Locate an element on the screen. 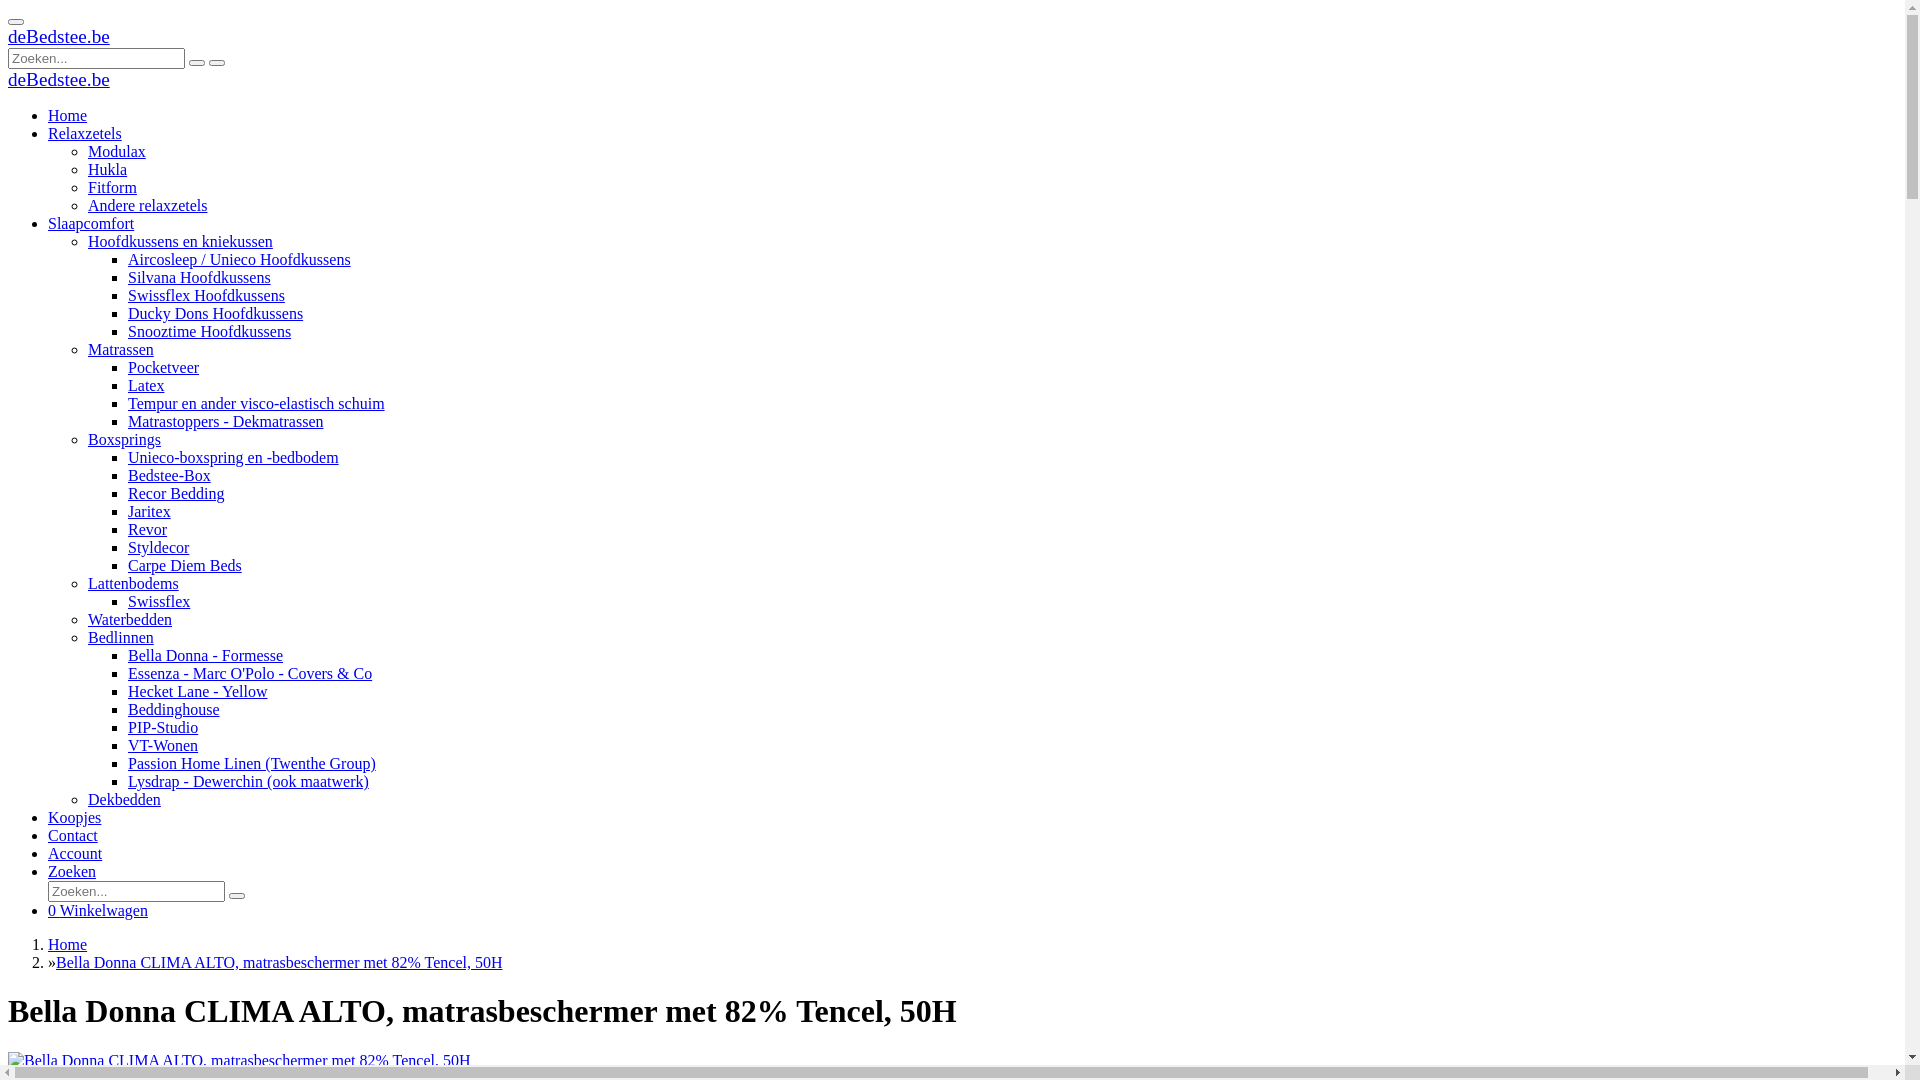 The image size is (1920, 1080). 'Pocketveer' is located at coordinates (163, 367).